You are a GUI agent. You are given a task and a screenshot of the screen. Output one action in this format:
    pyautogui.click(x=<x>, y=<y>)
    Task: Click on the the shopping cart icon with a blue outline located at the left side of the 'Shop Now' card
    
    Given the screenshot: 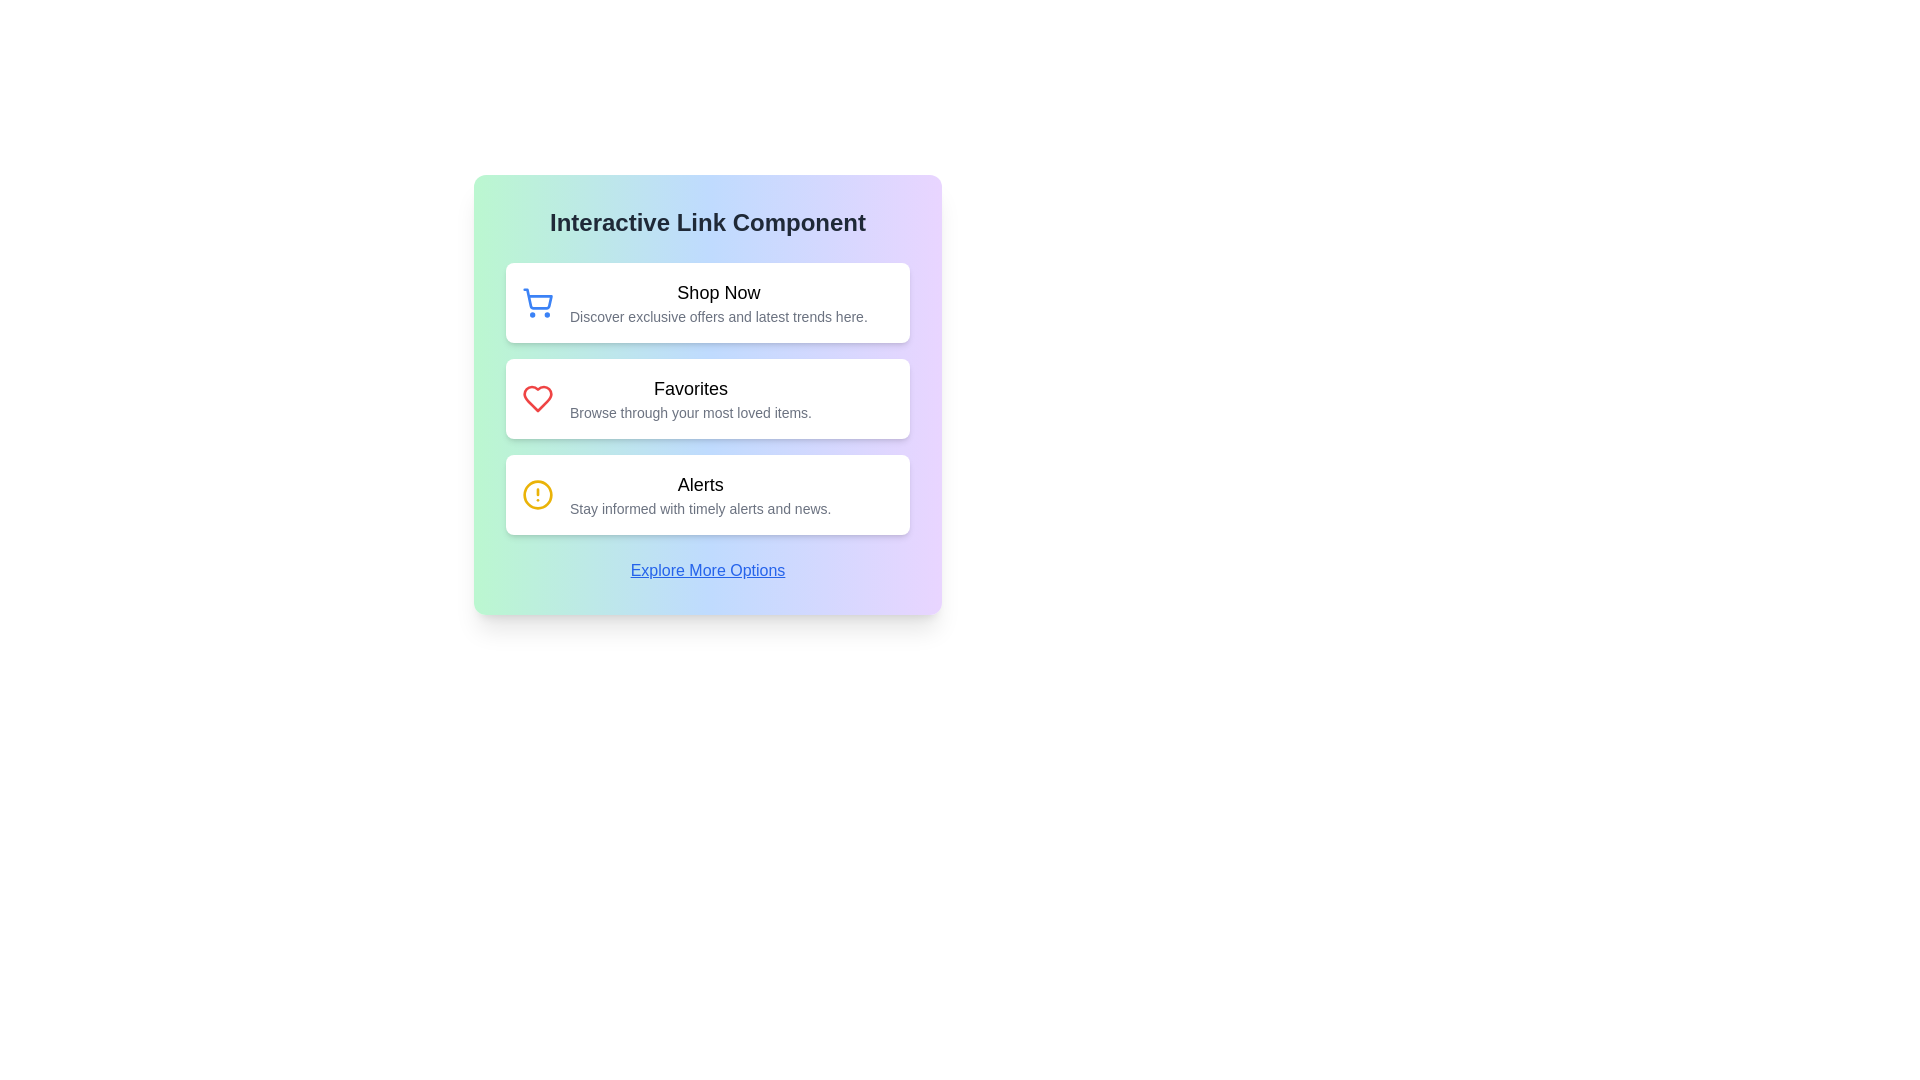 What is the action you would take?
    pyautogui.click(x=537, y=303)
    